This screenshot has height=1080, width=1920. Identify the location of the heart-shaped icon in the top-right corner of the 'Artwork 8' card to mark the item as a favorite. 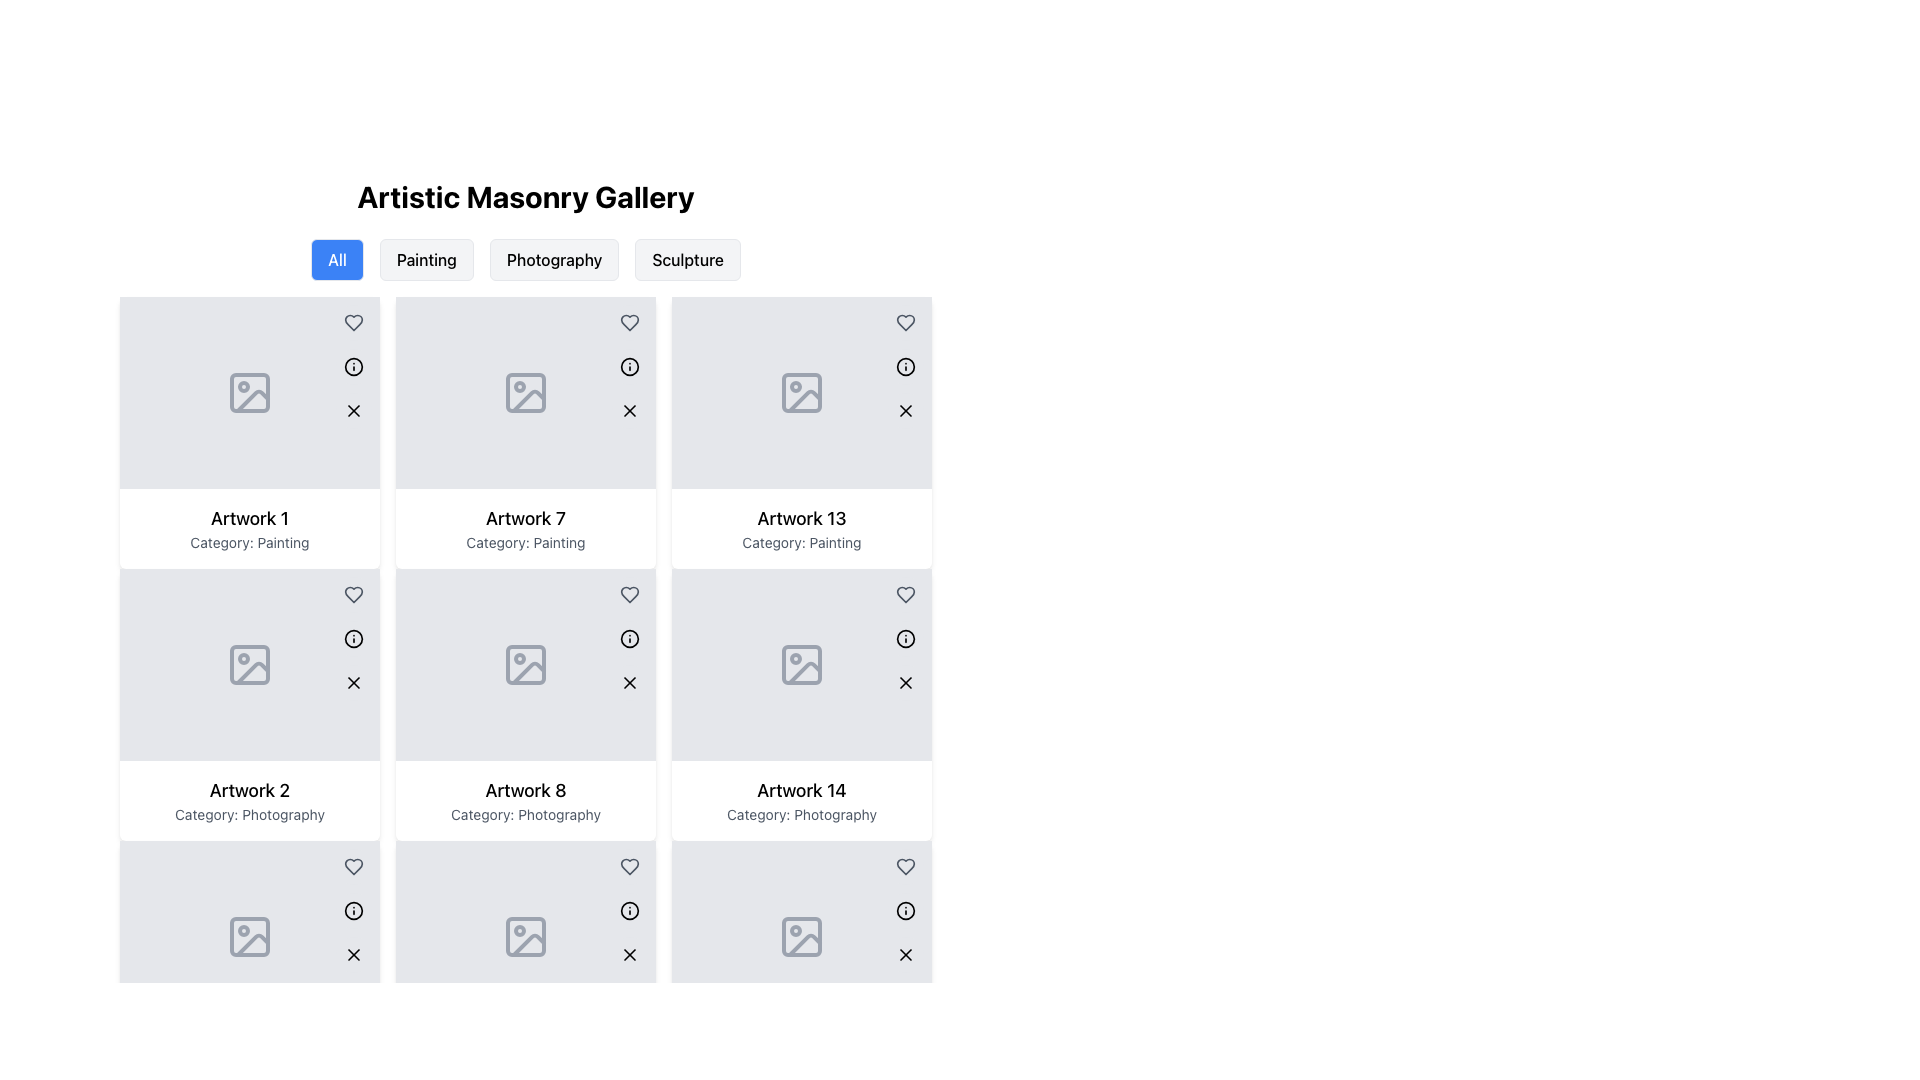
(628, 866).